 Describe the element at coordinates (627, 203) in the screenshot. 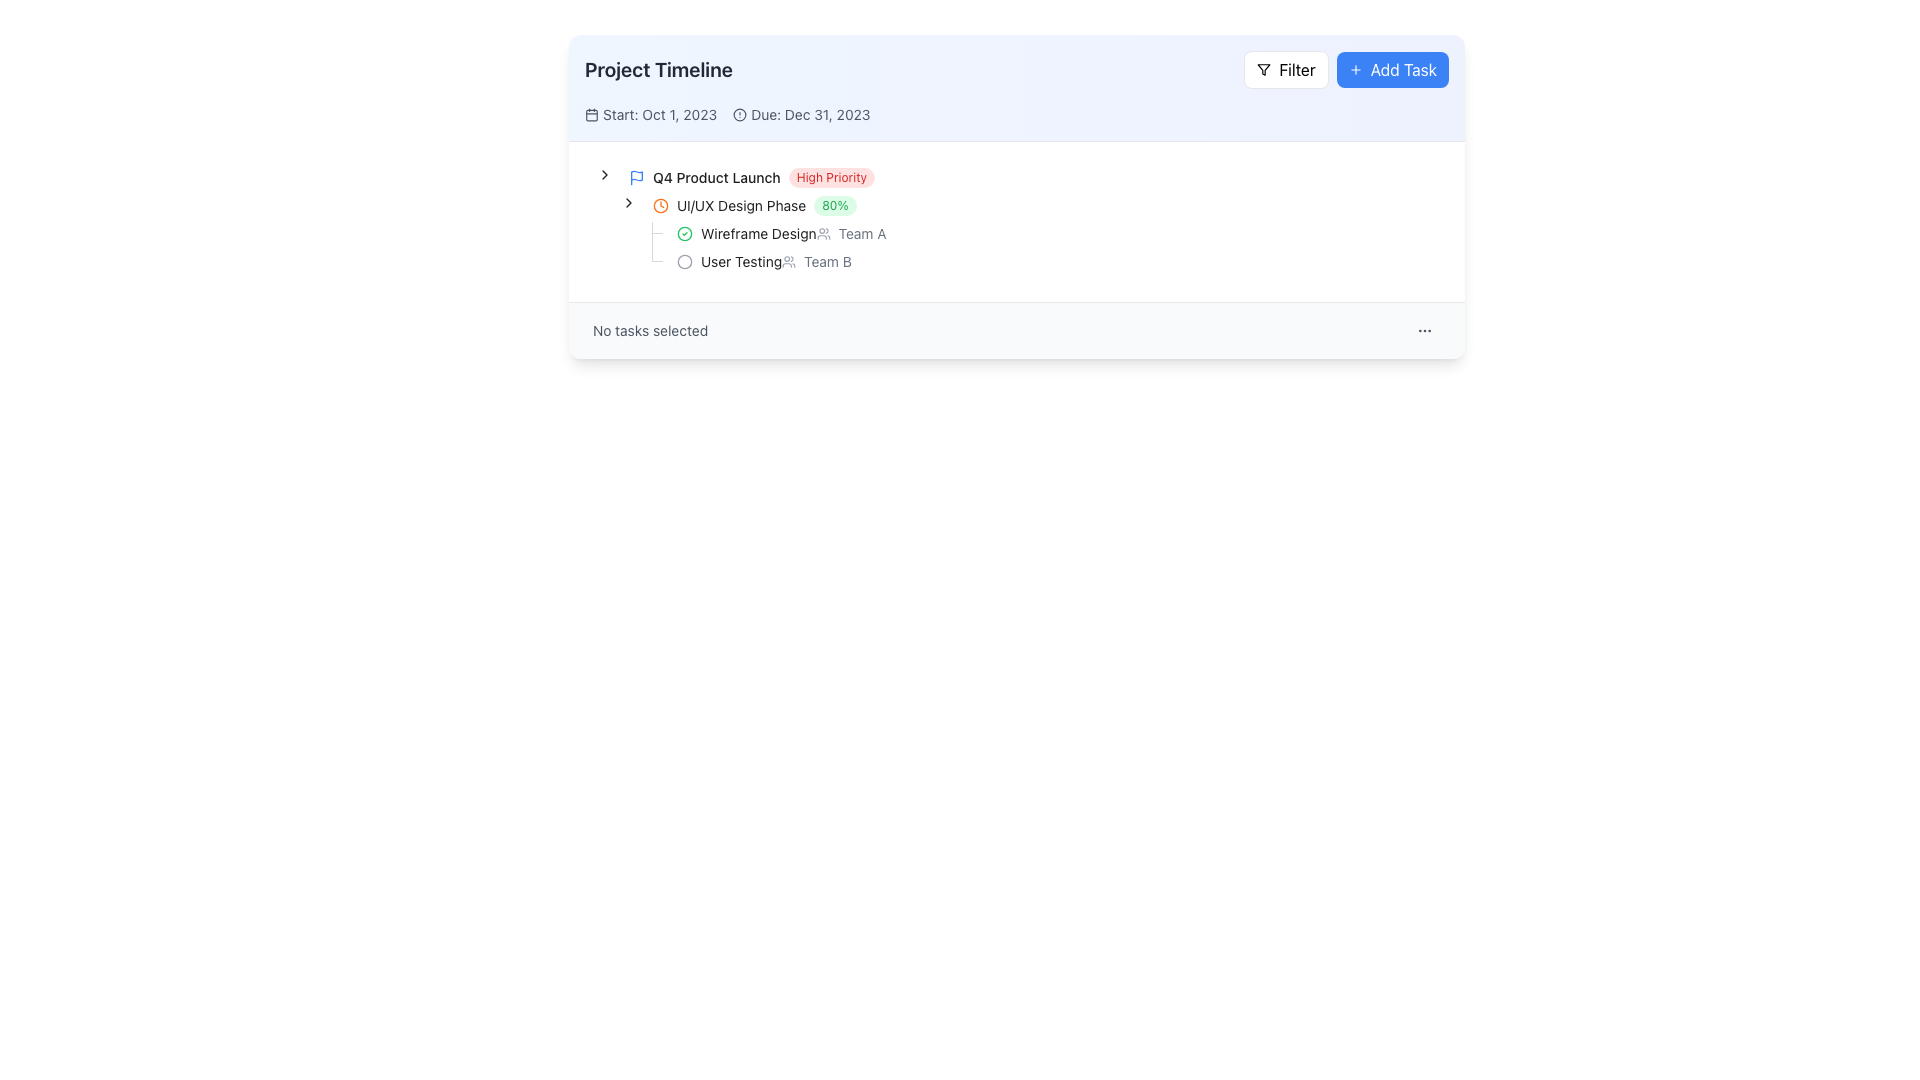

I see `the toggle button with a right-pointing chevron icon located to the left of the 'UI/UX Design Phase' item` at that location.